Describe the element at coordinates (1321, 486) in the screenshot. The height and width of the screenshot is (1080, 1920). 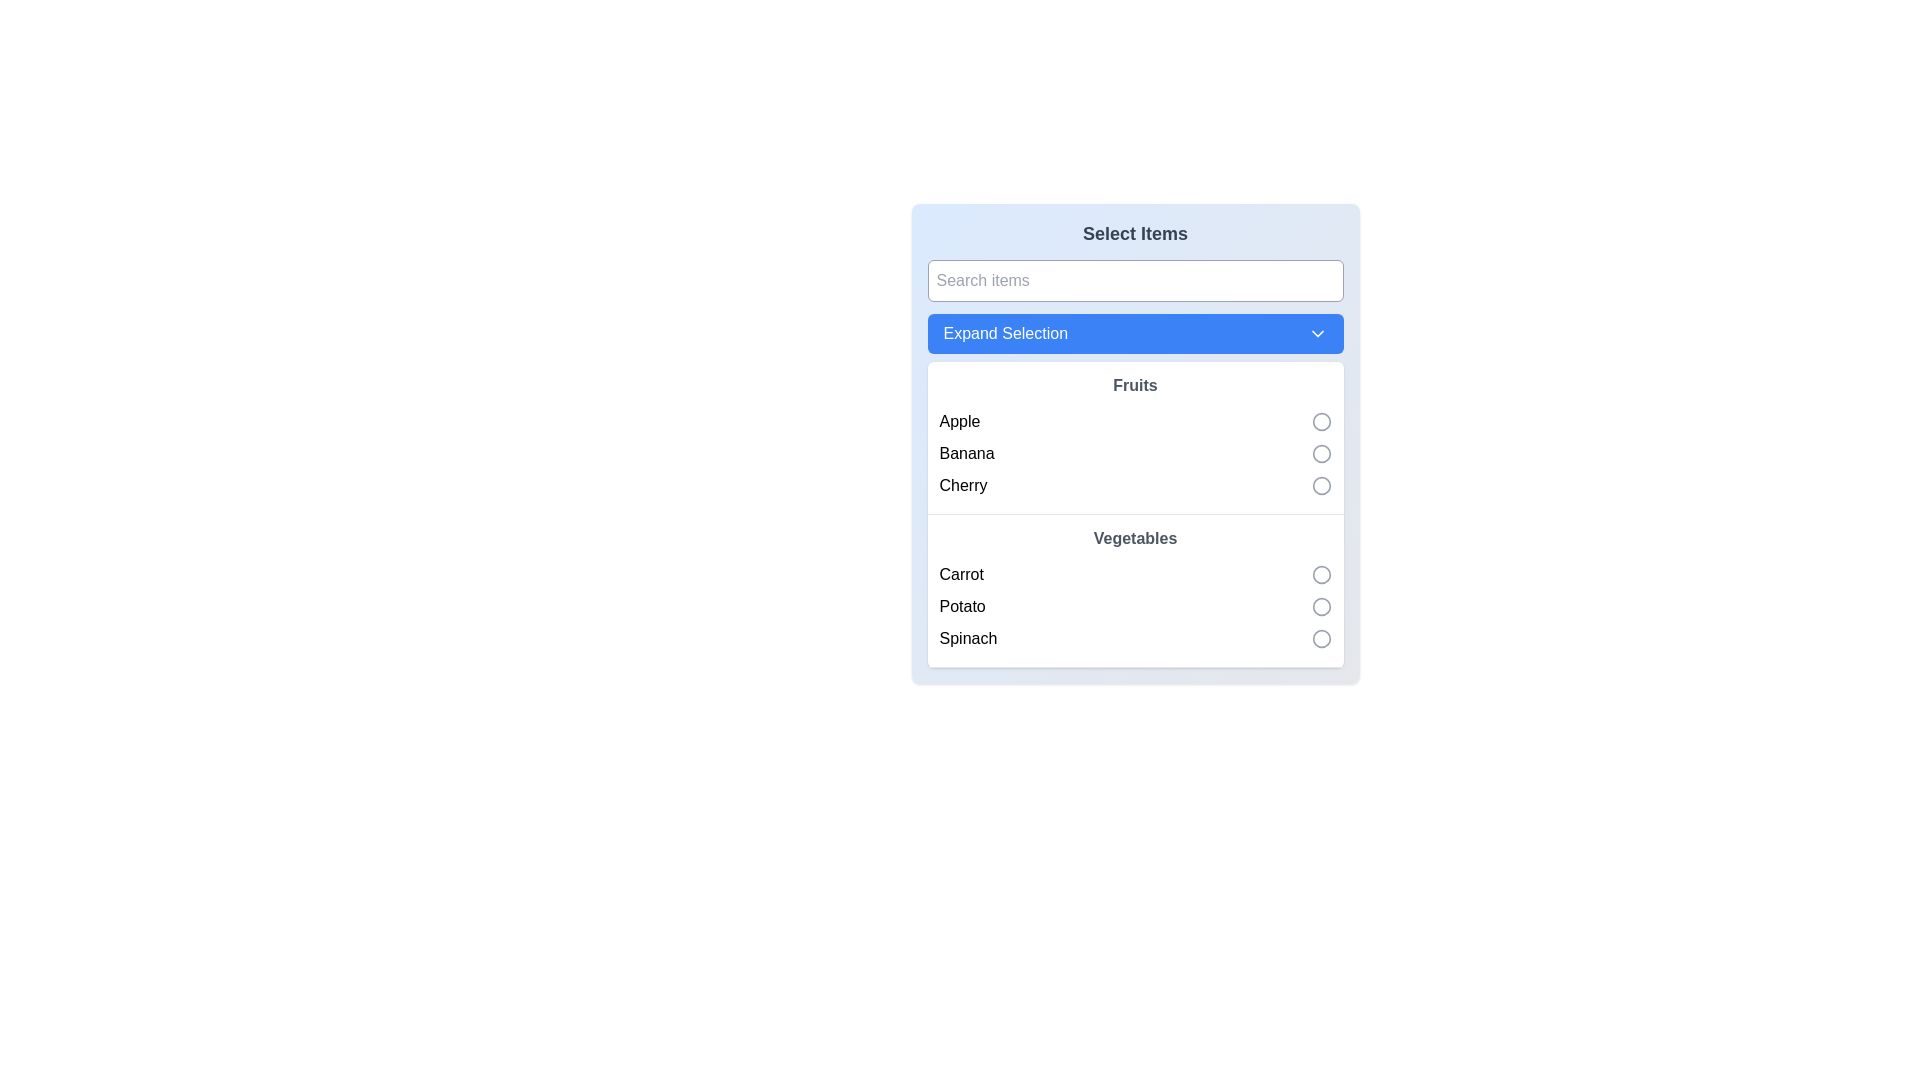
I see `the radio button associated with the 'Cherry' option in the 'Fruits' section` at that location.